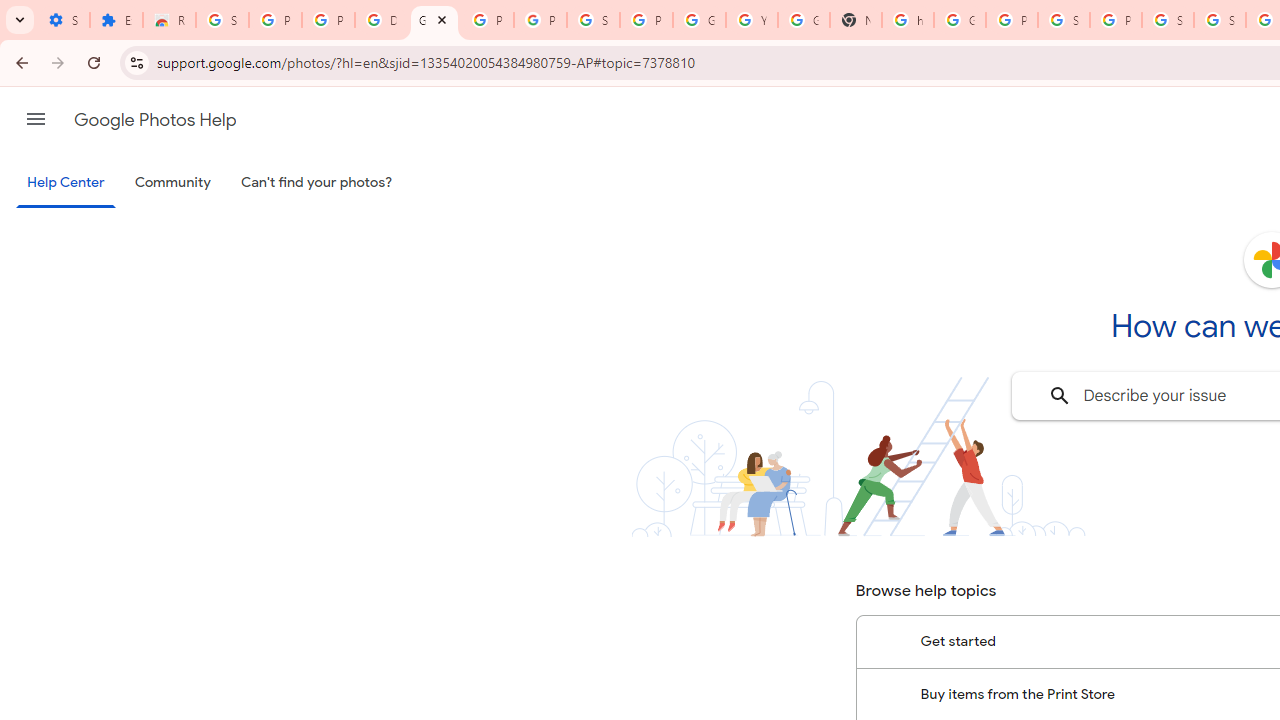 This screenshot has width=1280, height=720. I want to click on 'Can', so click(316, 183).